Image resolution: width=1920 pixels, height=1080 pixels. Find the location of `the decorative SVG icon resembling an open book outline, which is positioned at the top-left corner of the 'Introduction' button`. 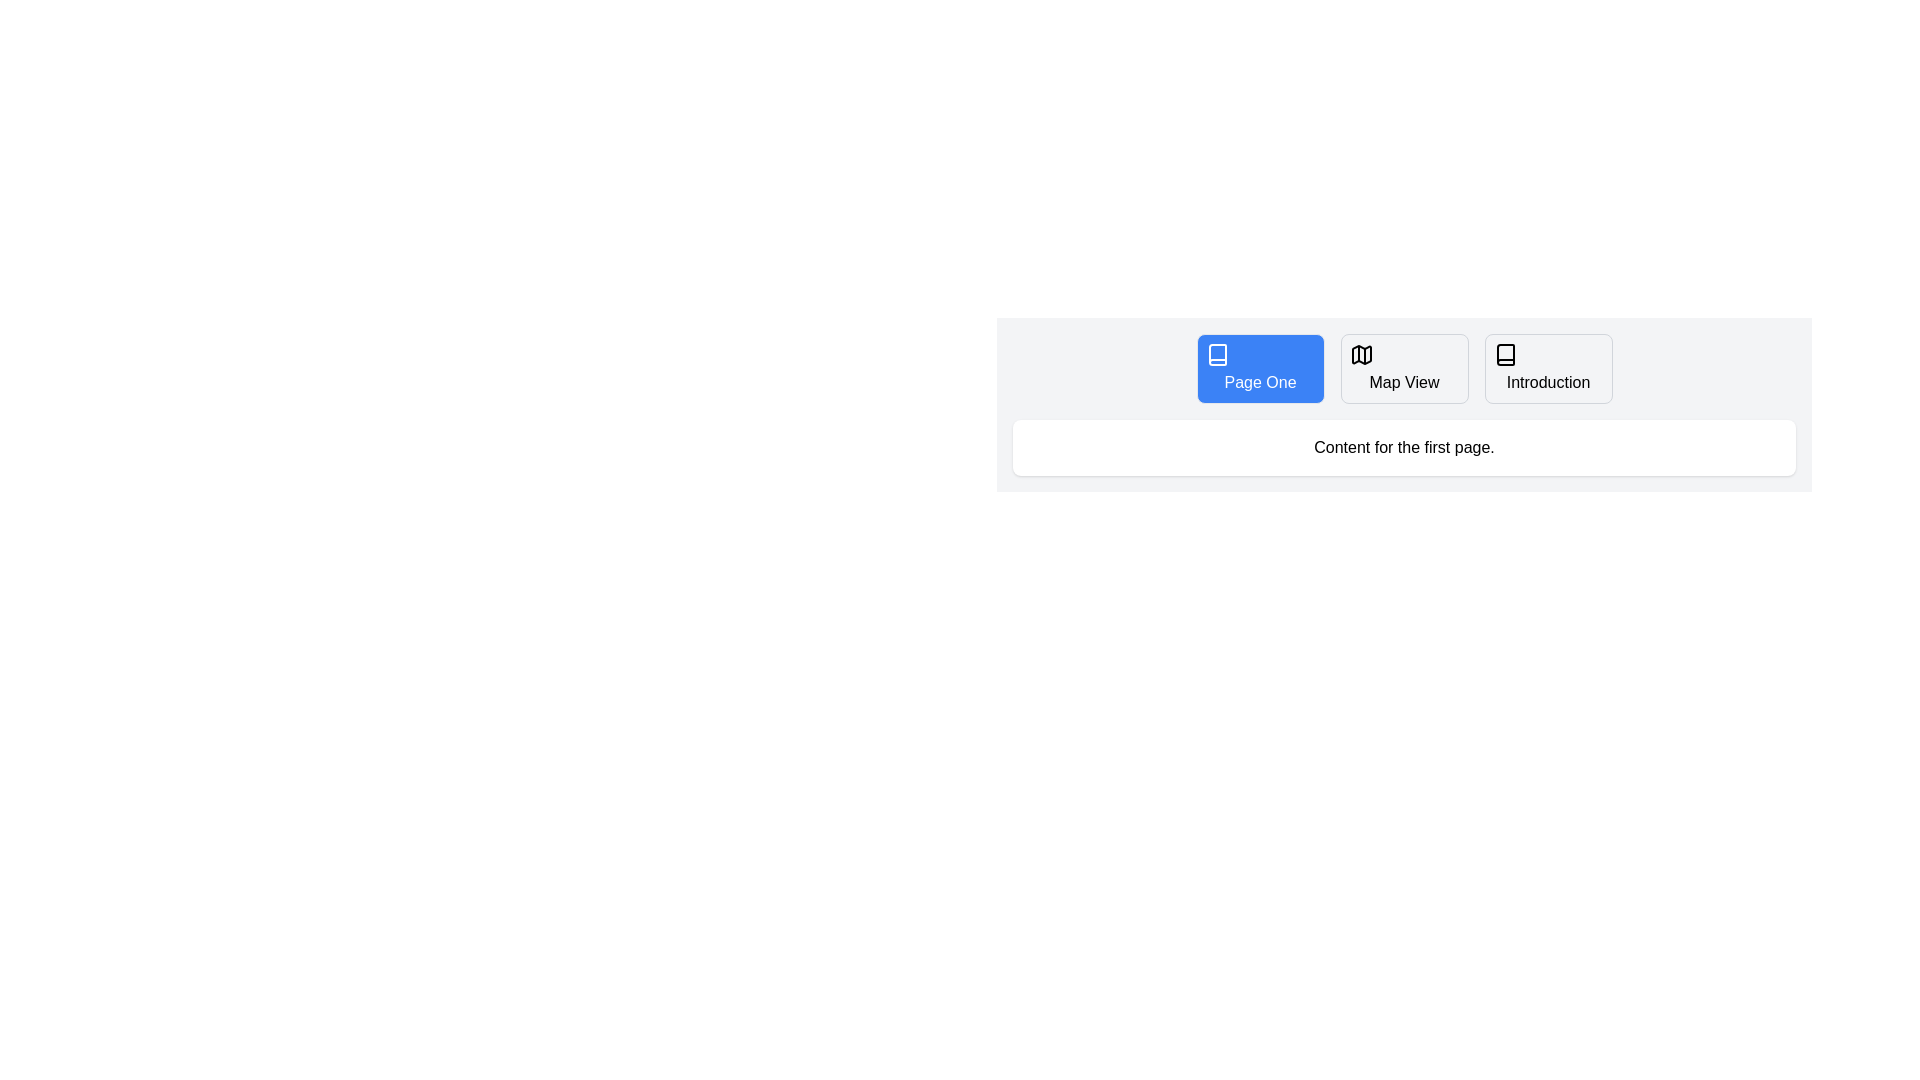

the decorative SVG icon resembling an open book outline, which is positioned at the top-left corner of the 'Introduction' button is located at coordinates (1505, 353).